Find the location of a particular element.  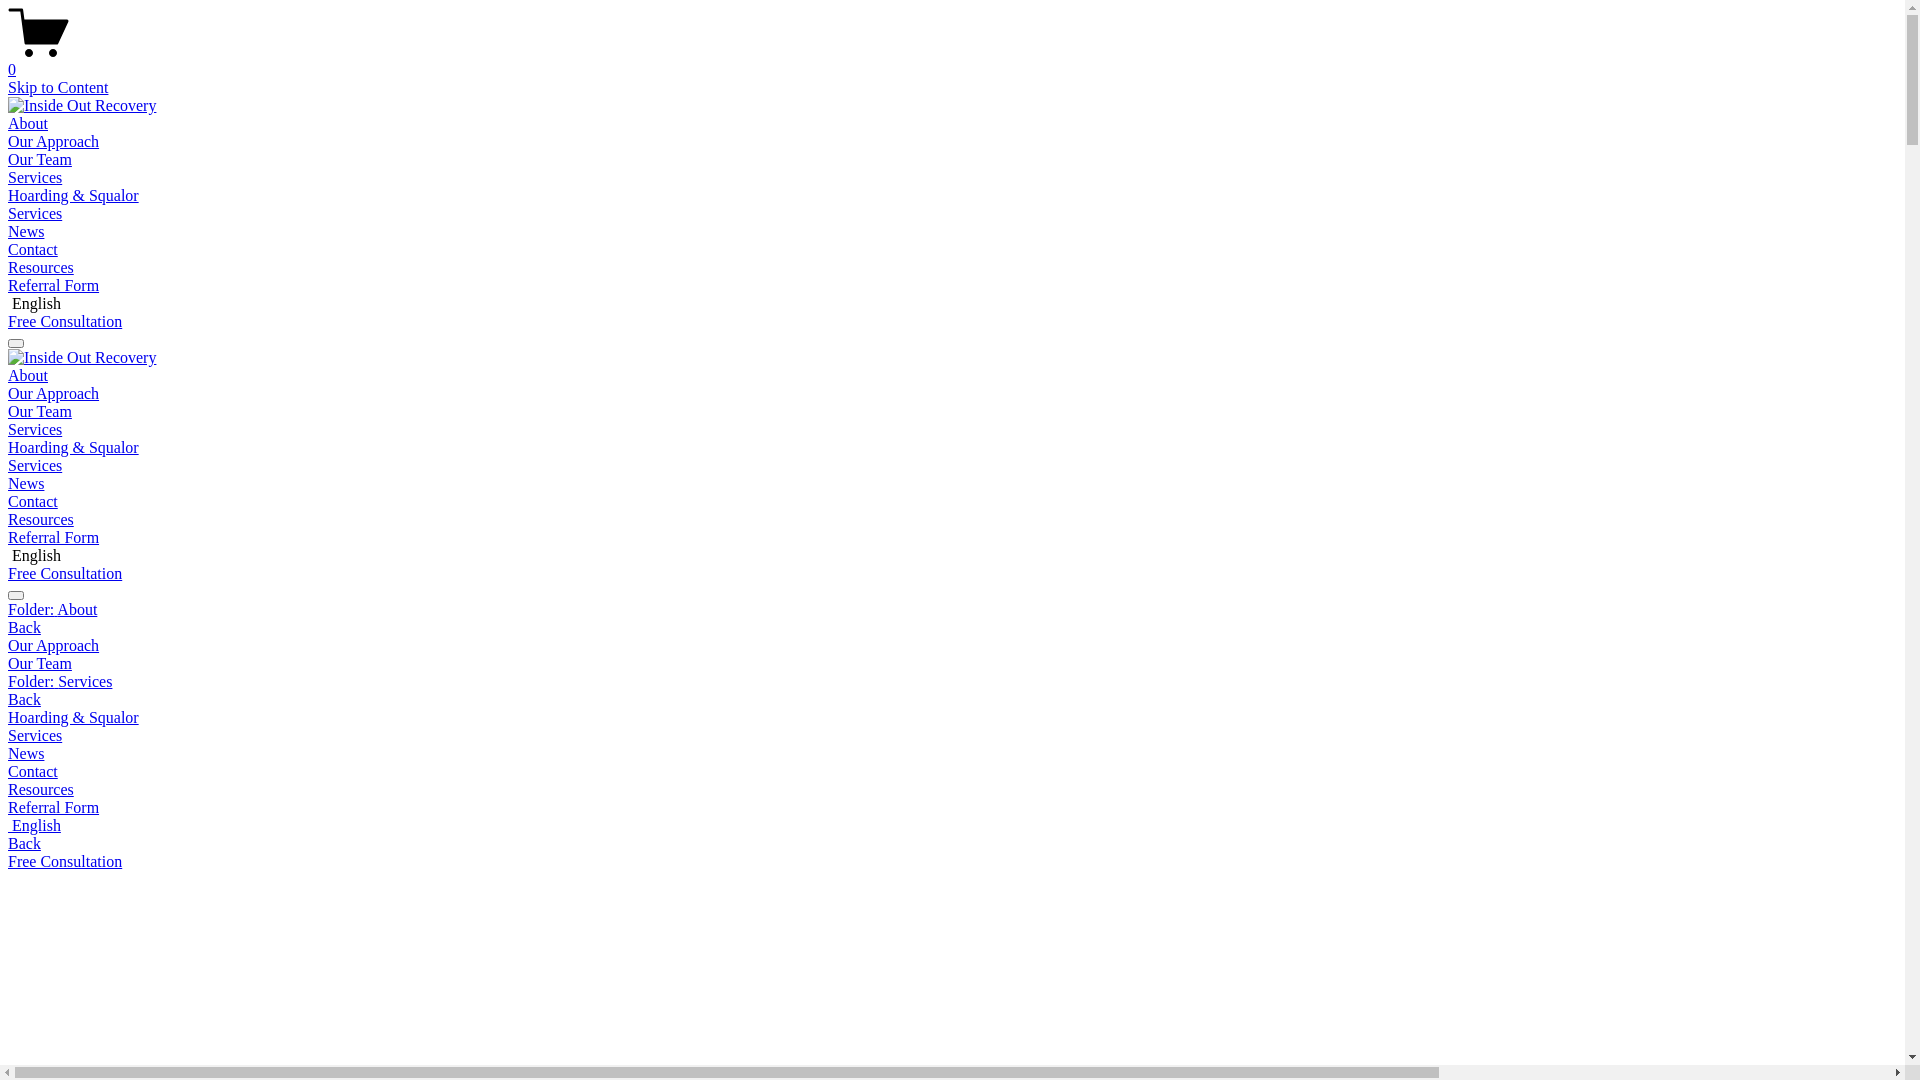

'Services' is located at coordinates (34, 465).